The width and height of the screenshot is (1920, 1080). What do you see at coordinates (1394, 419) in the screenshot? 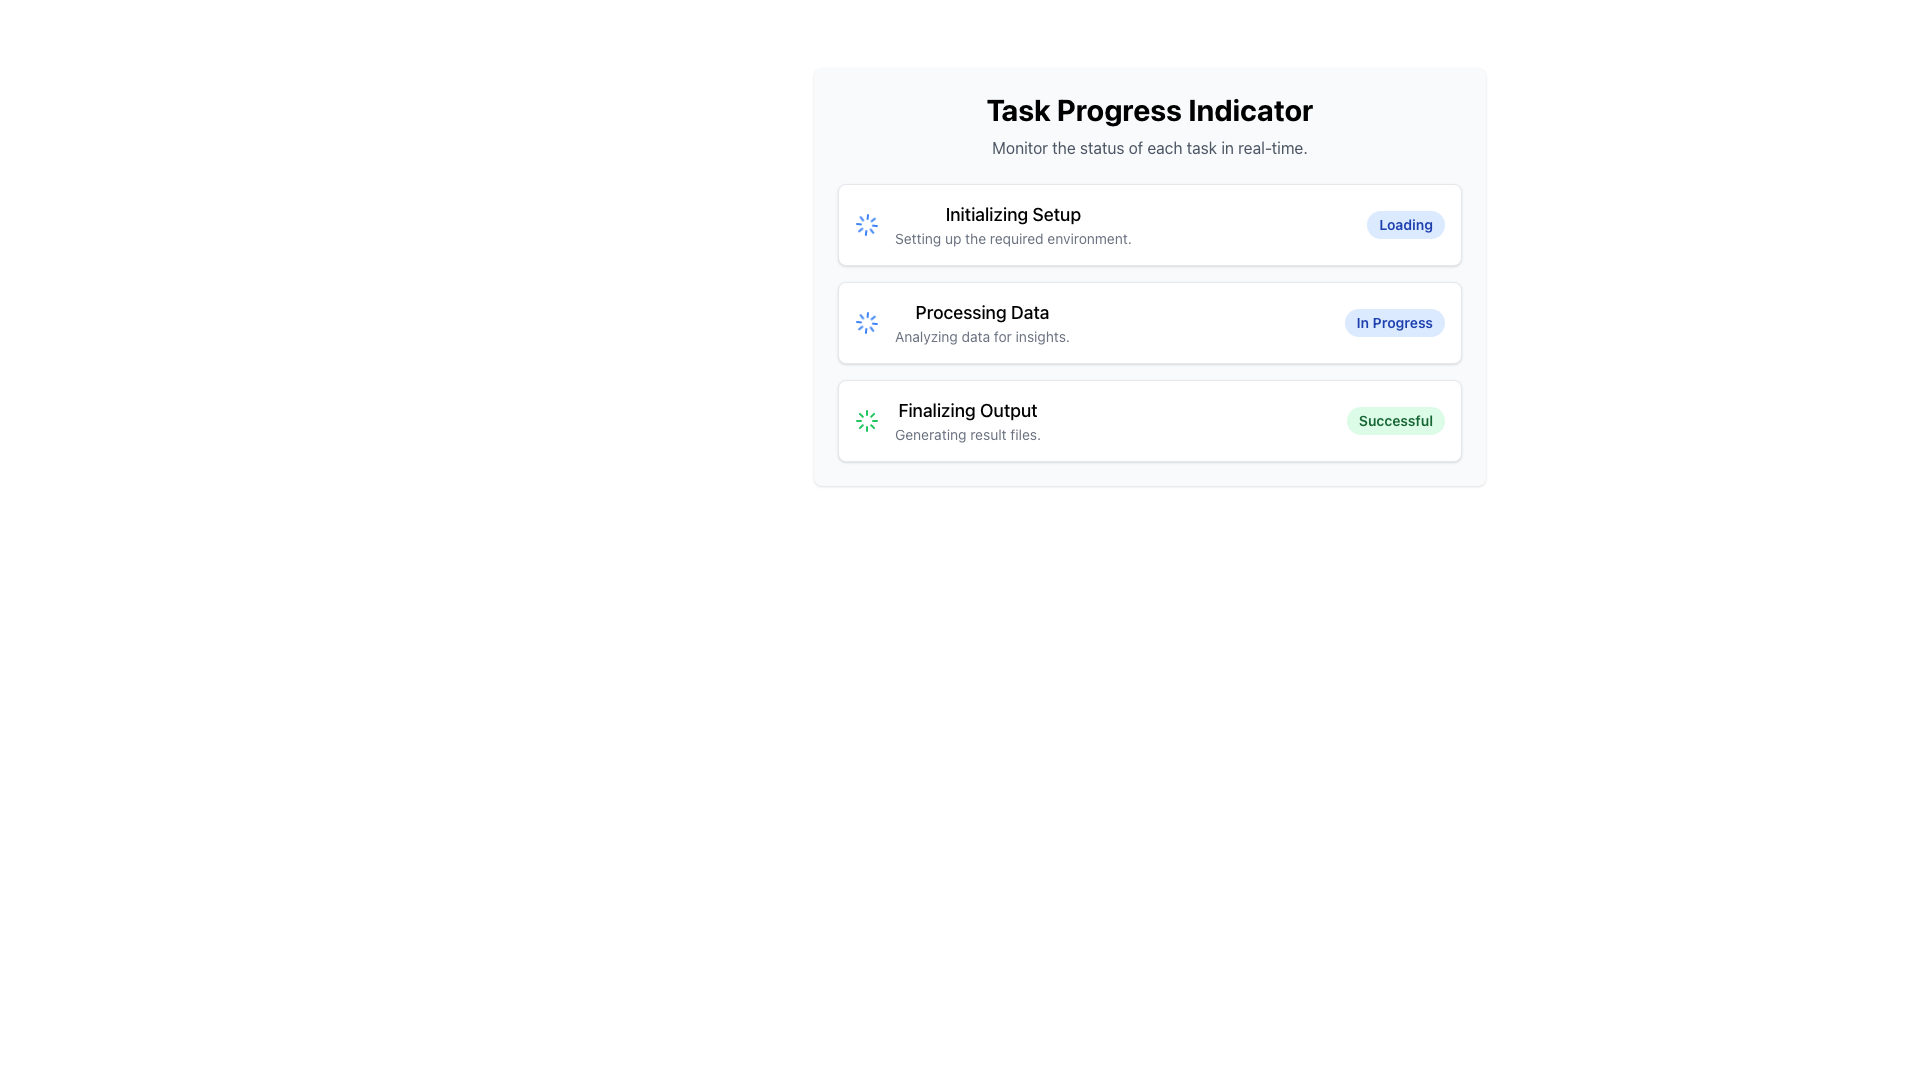
I see `the Status Indicator Badge that represents the completion status of the task labeled 'Finalizing Output', located on the right side of the third row in the task progress list` at bounding box center [1394, 419].